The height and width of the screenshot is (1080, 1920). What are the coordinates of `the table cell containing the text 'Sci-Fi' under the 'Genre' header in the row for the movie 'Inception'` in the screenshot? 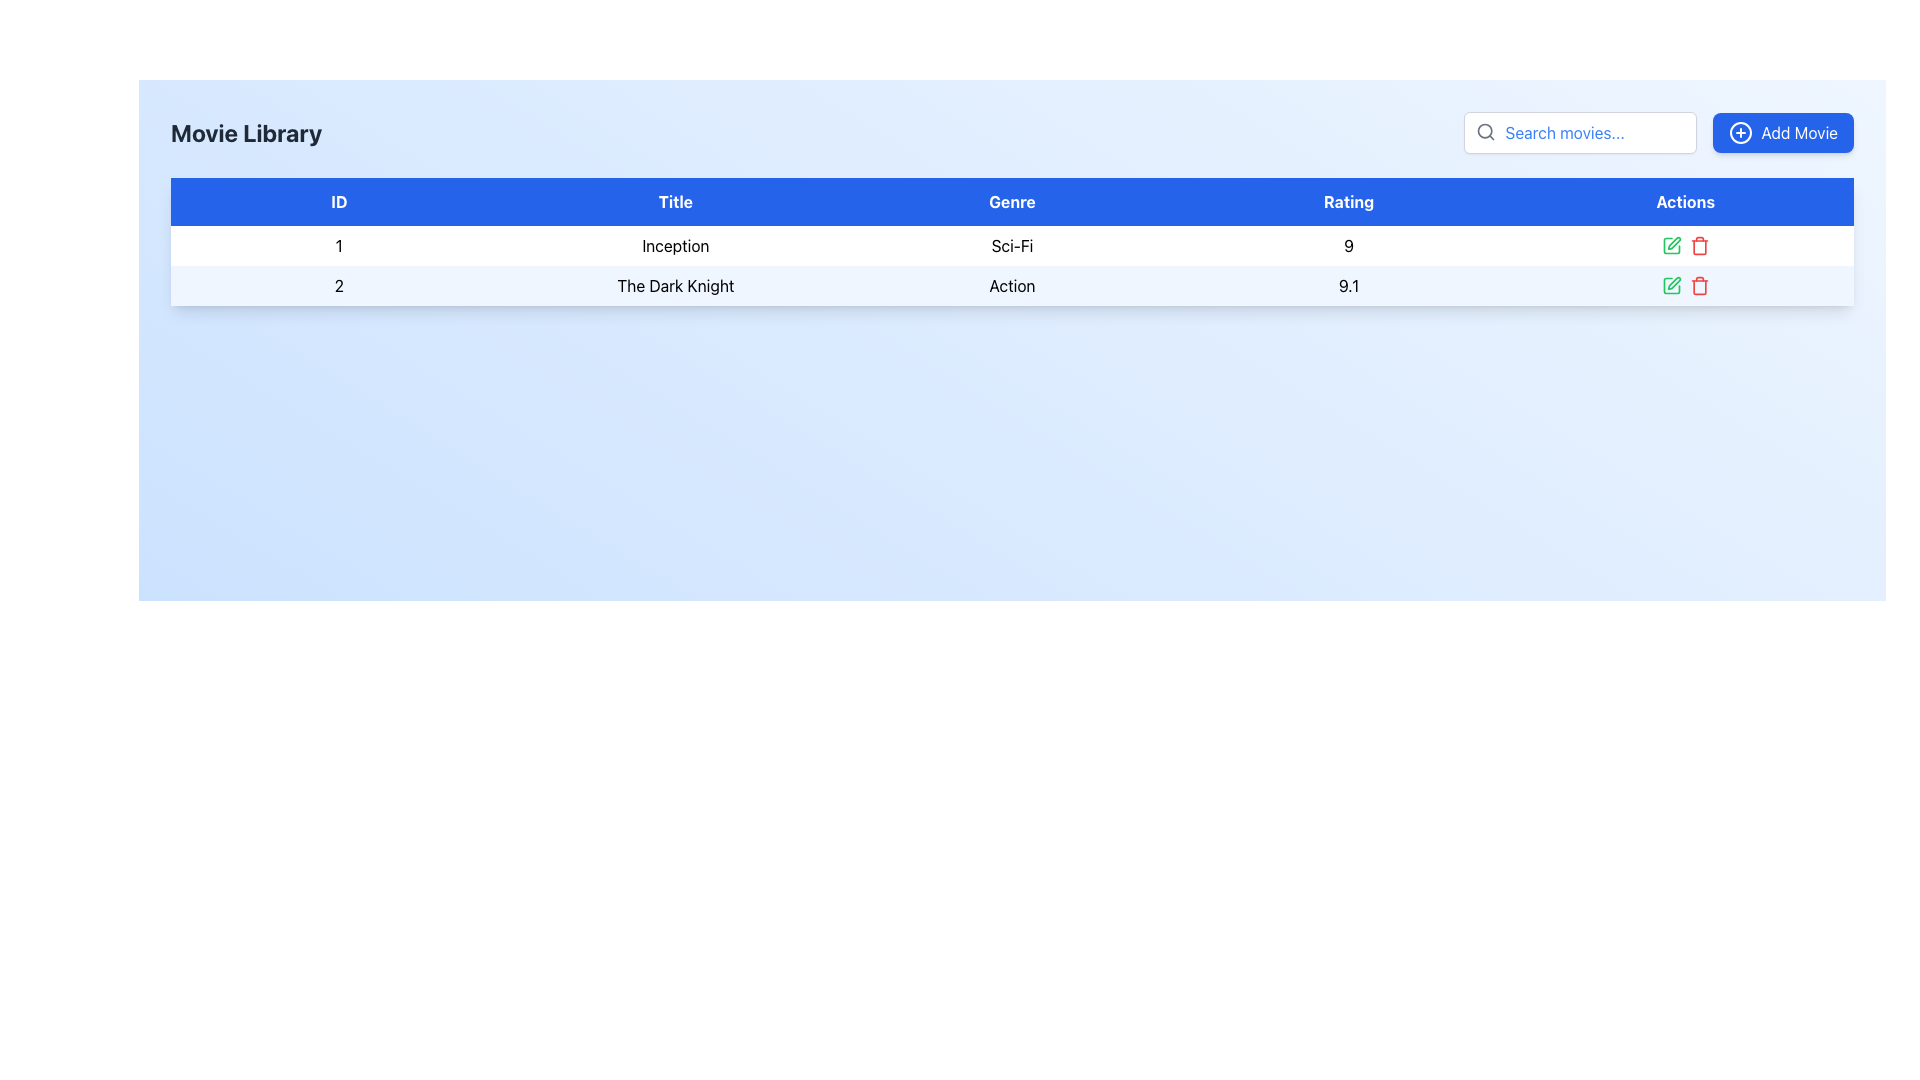 It's located at (1012, 245).